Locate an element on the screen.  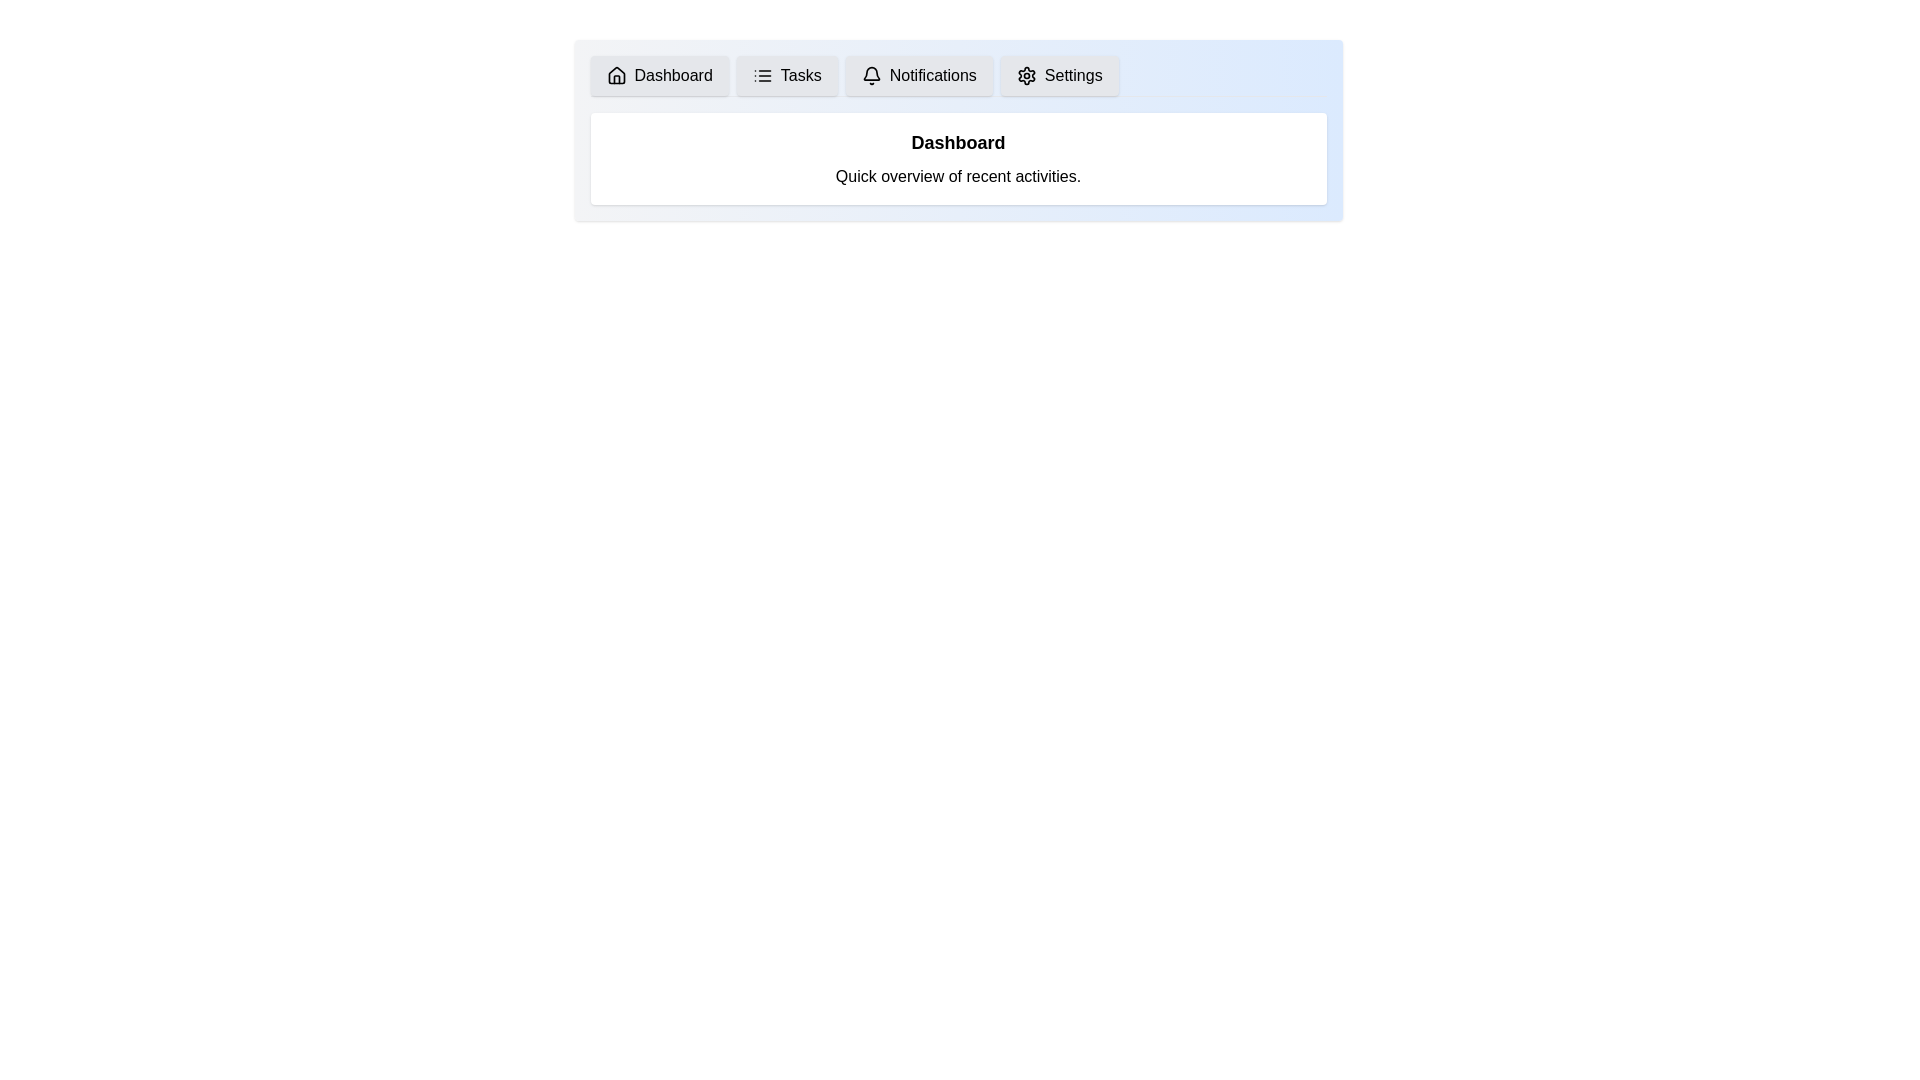
the tab labeled Dashboard to view its content is located at coordinates (659, 75).